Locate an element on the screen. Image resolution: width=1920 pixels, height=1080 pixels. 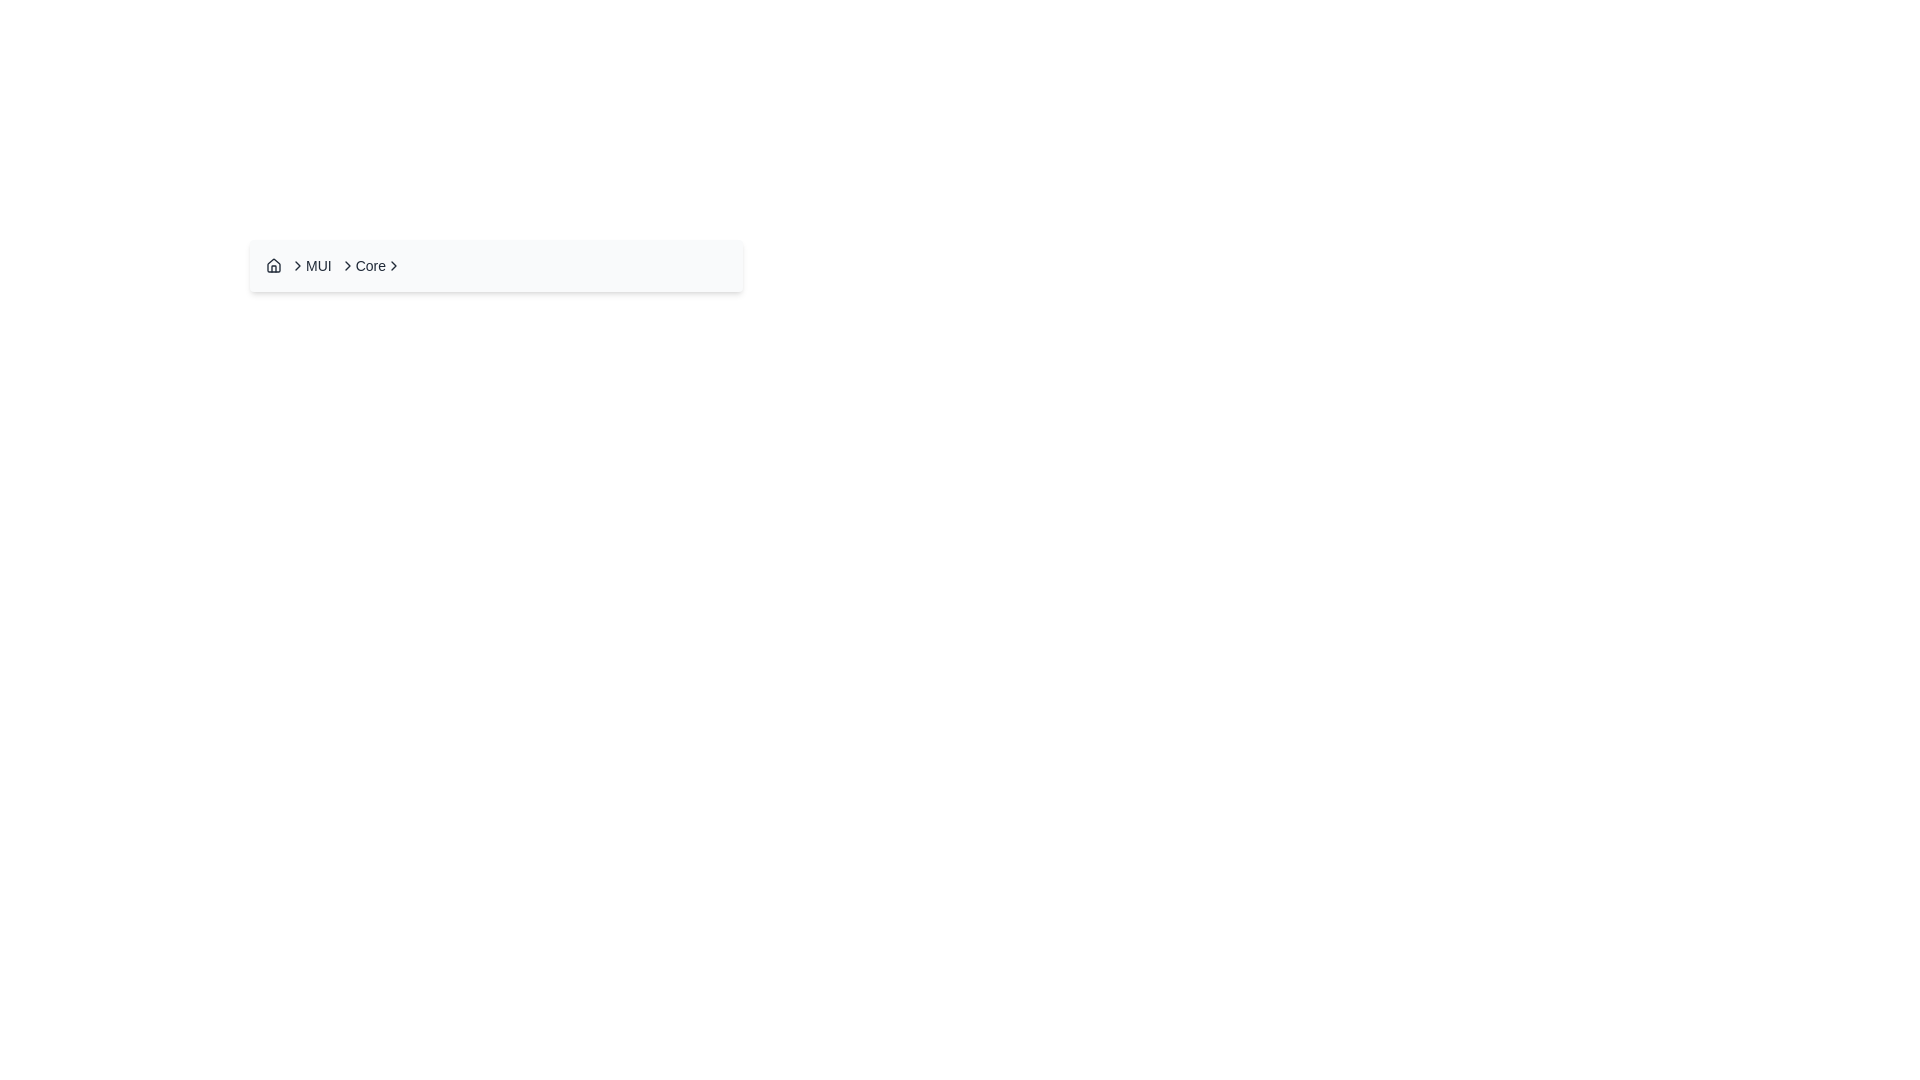
the breadcrumb text label that indicates the current navigational step in the hierarchy is located at coordinates (322, 265).